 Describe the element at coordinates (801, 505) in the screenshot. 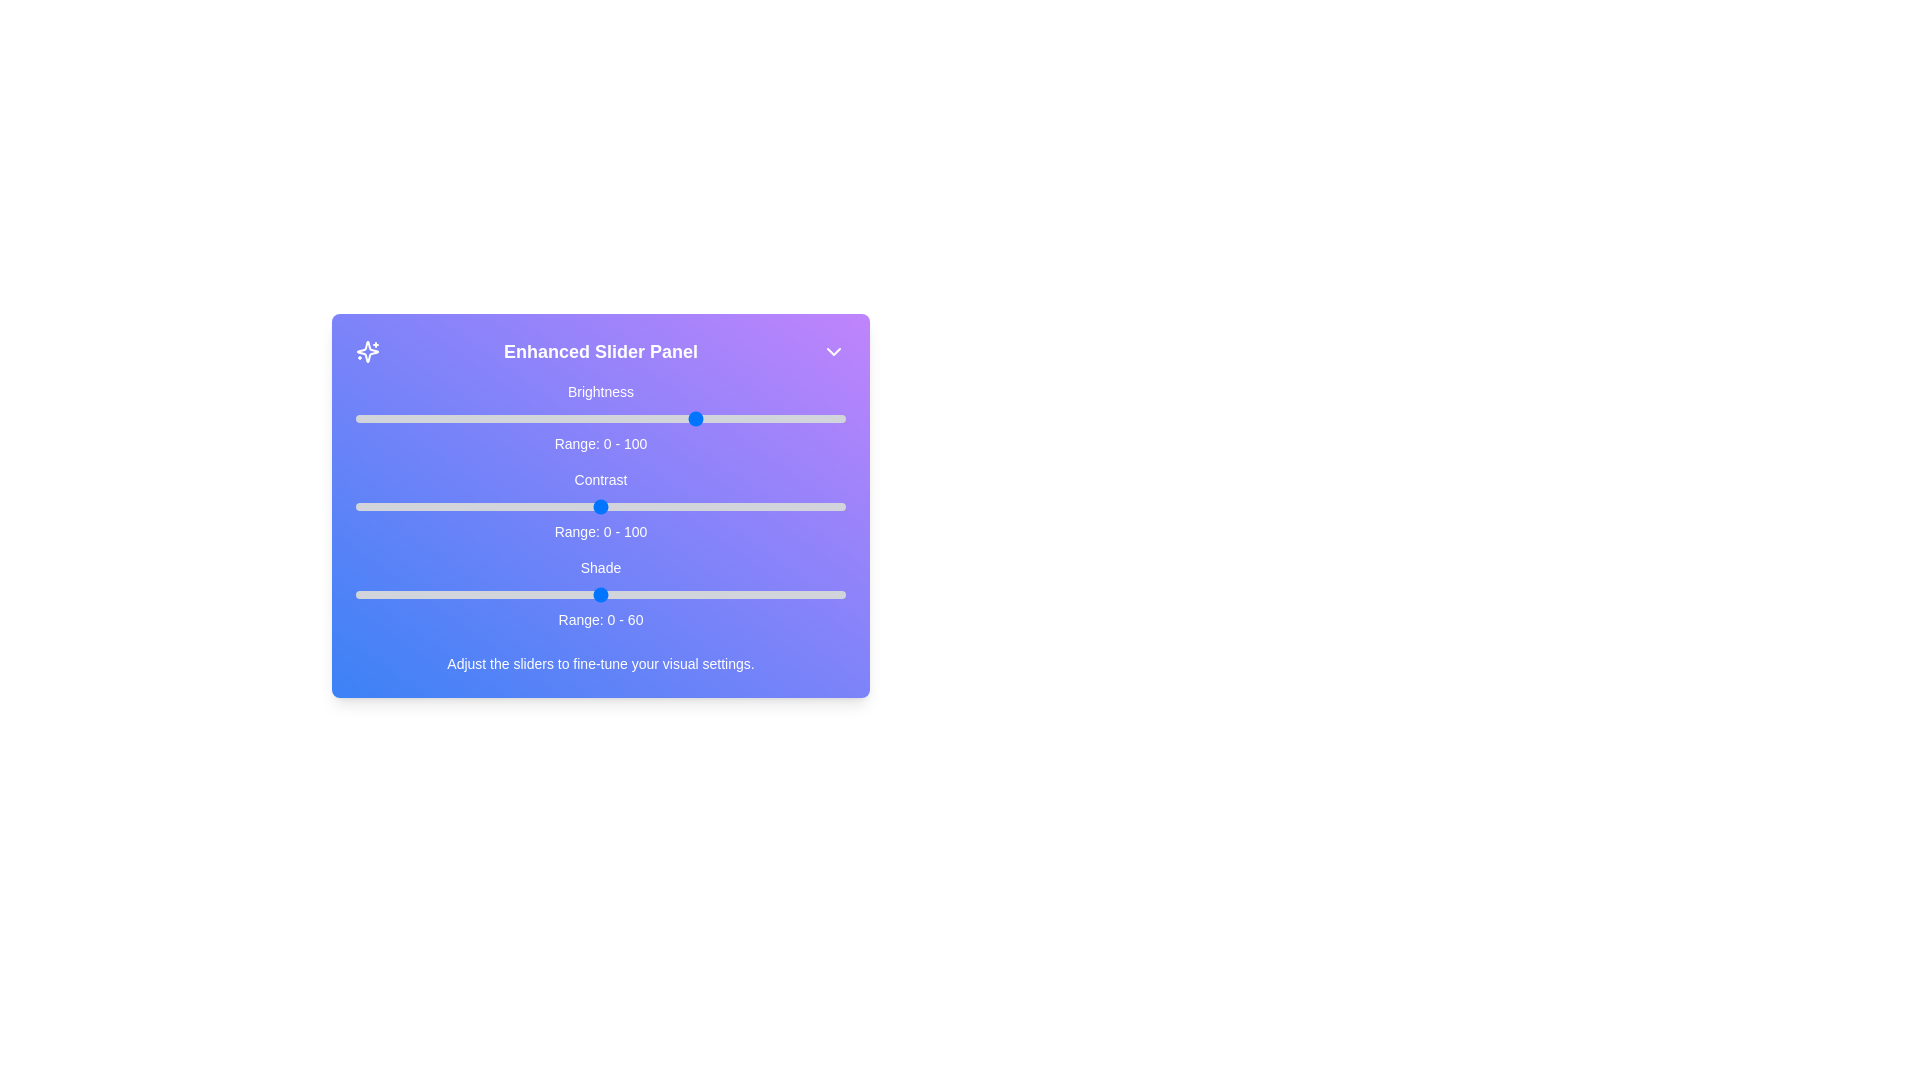

I see `the 1 slider to 91` at that location.